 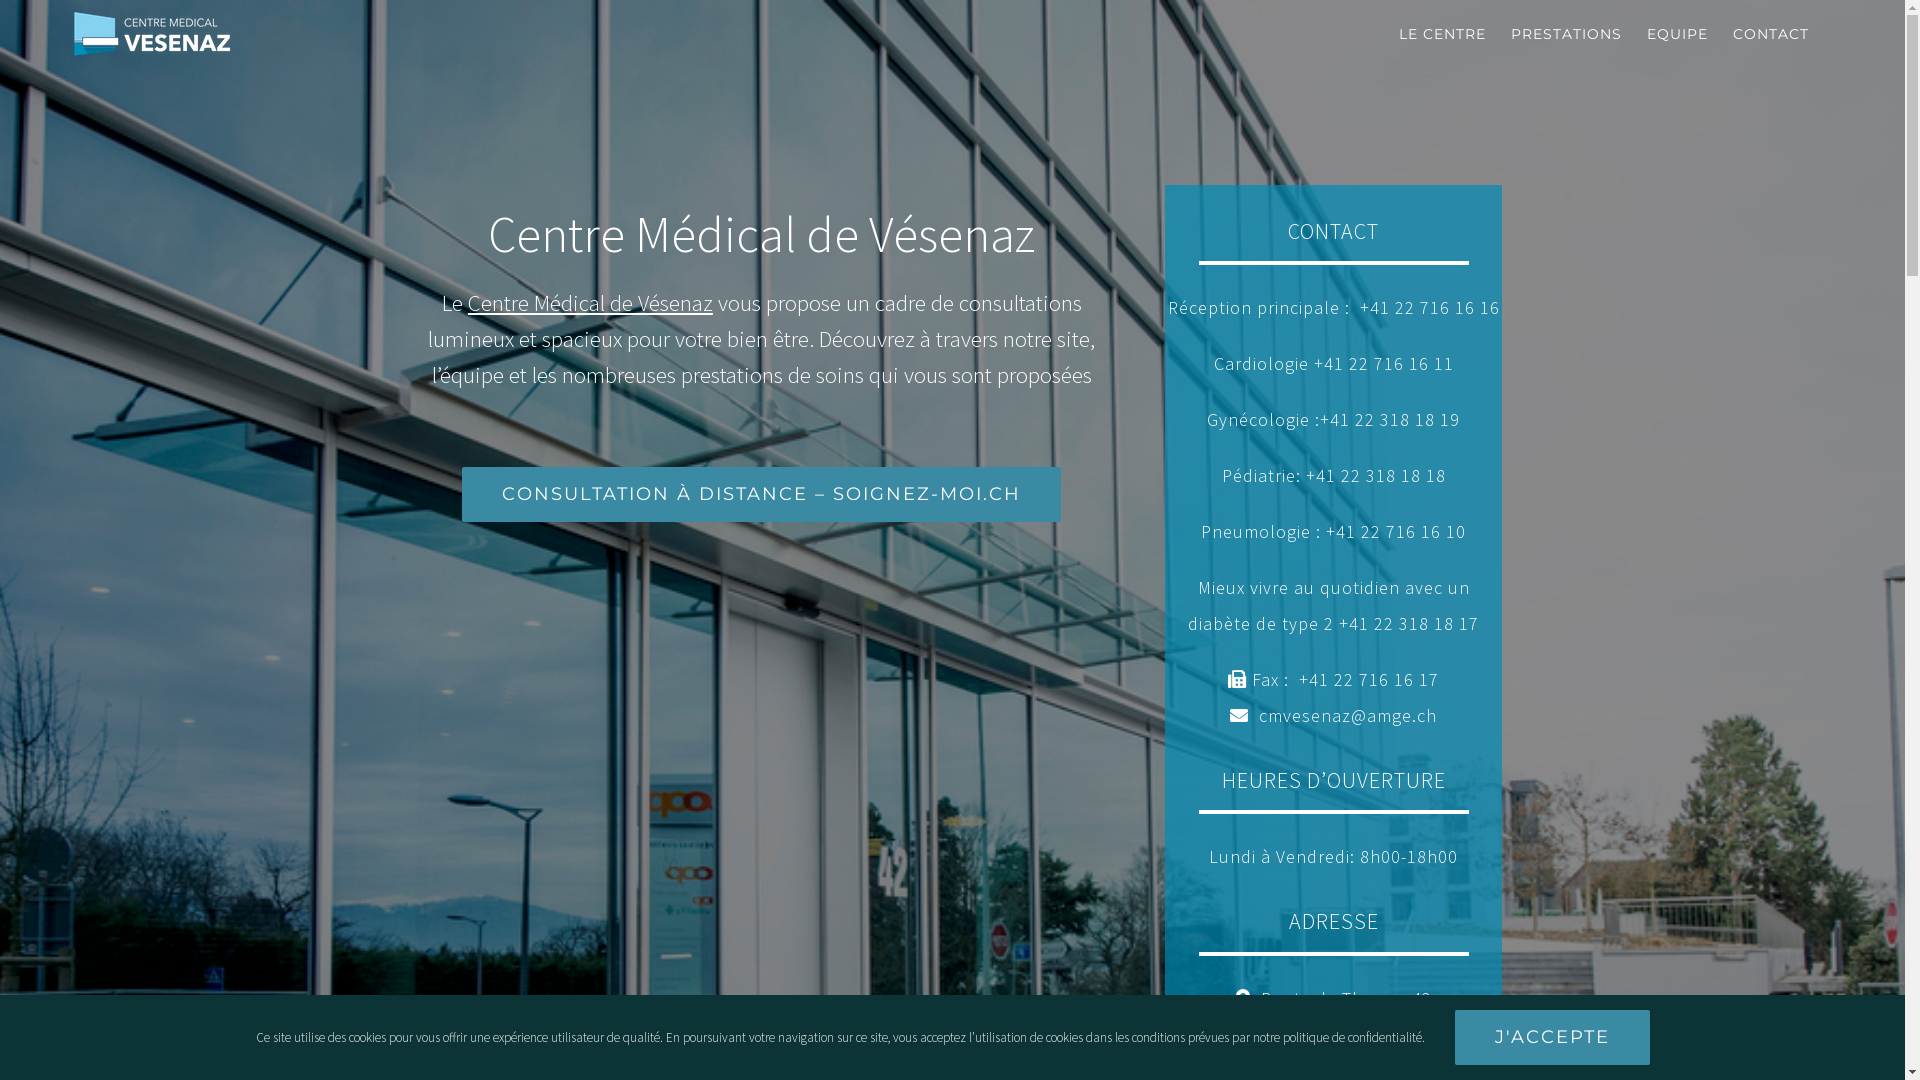 I want to click on 'PRESTATIONS', so click(x=1511, y=34).